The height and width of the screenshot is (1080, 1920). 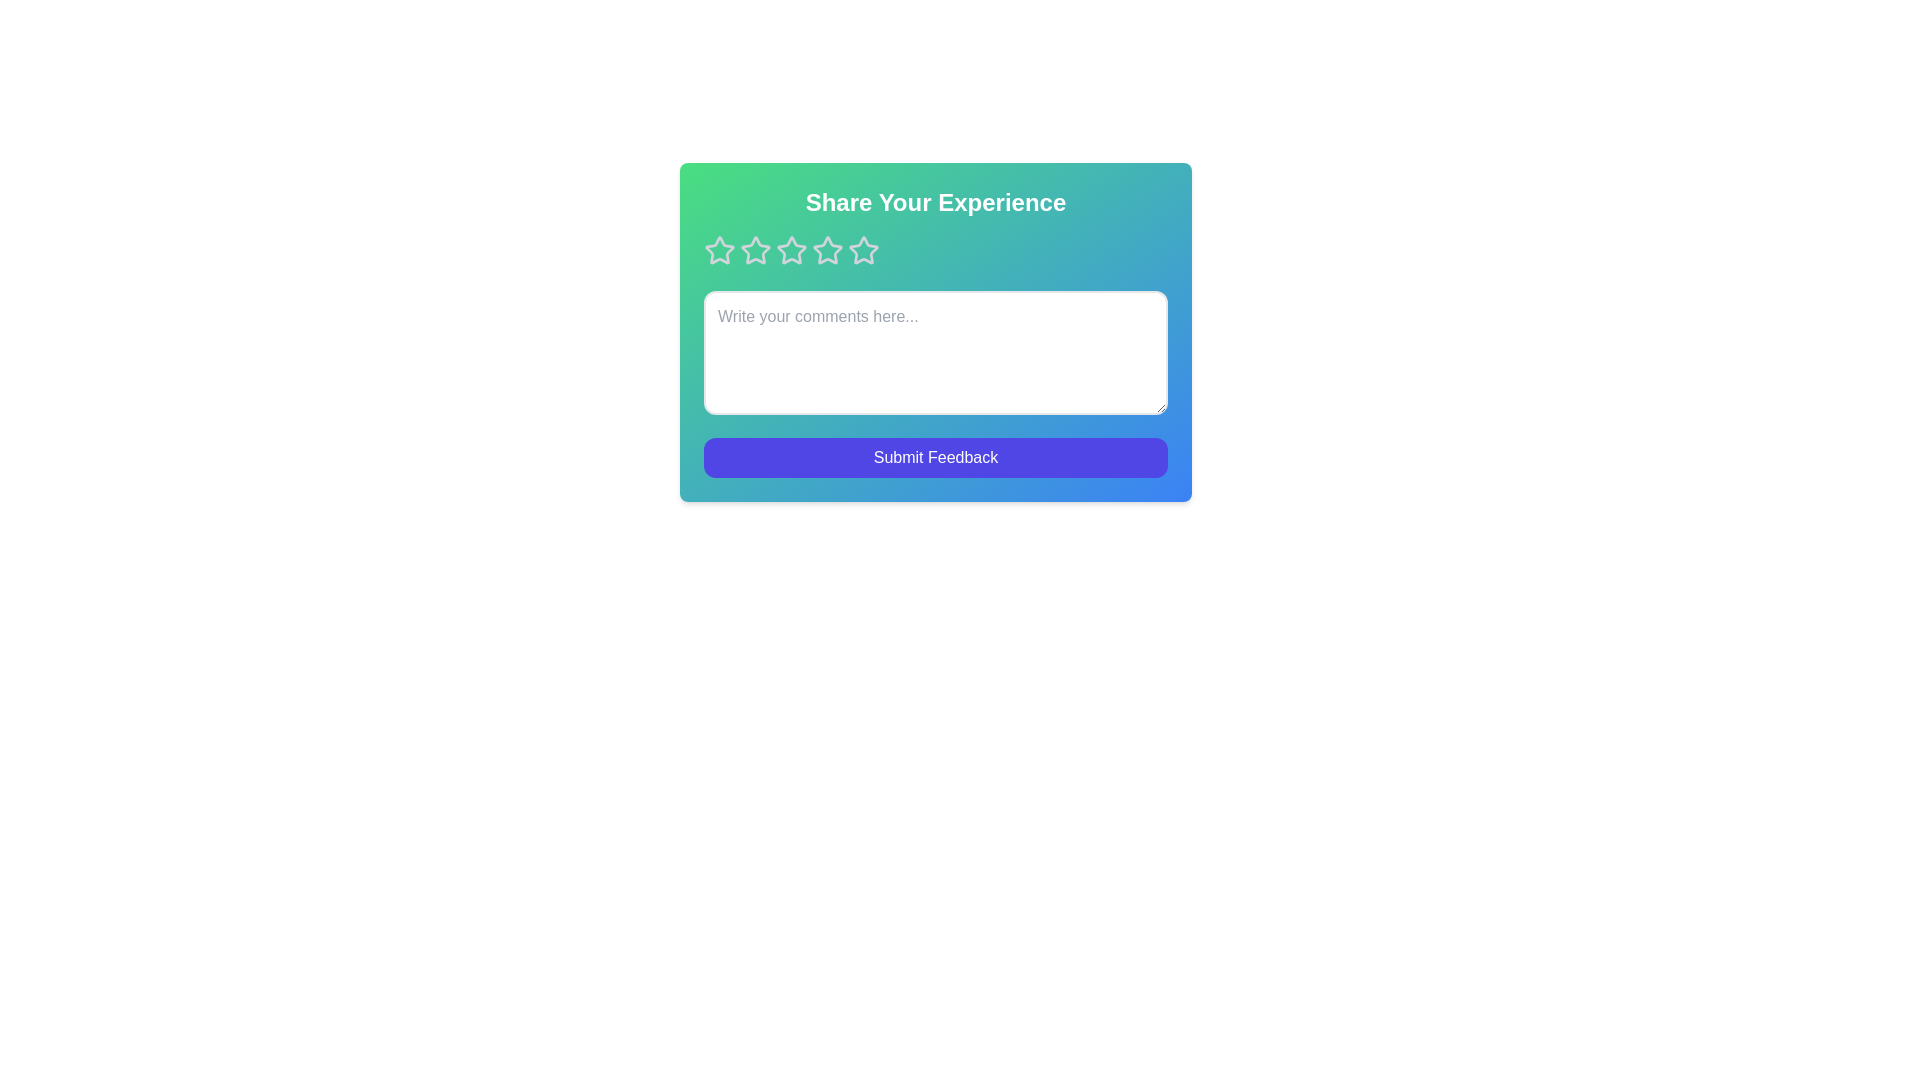 What do you see at coordinates (791, 249) in the screenshot?
I see `the rating to 3 stars by clicking on the corresponding star` at bounding box center [791, 249].